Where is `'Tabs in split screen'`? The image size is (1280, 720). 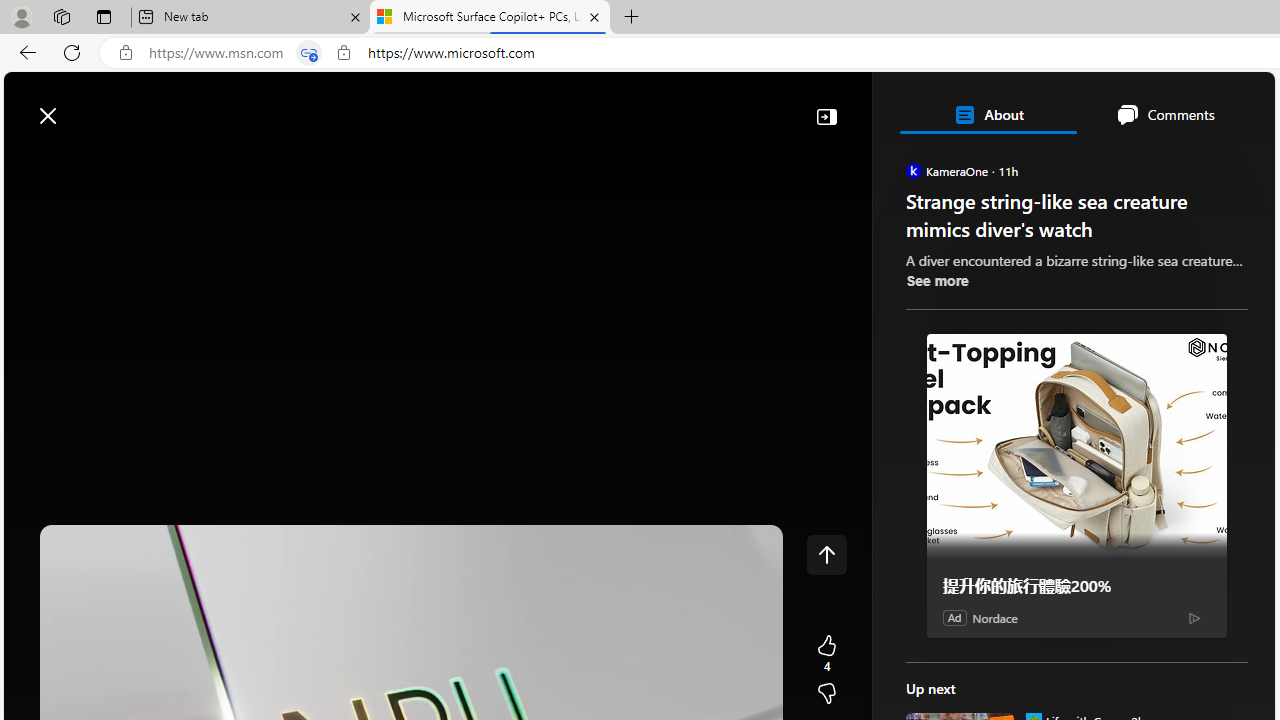 'Tabs in split screen' is located at coordinates (308, 52).